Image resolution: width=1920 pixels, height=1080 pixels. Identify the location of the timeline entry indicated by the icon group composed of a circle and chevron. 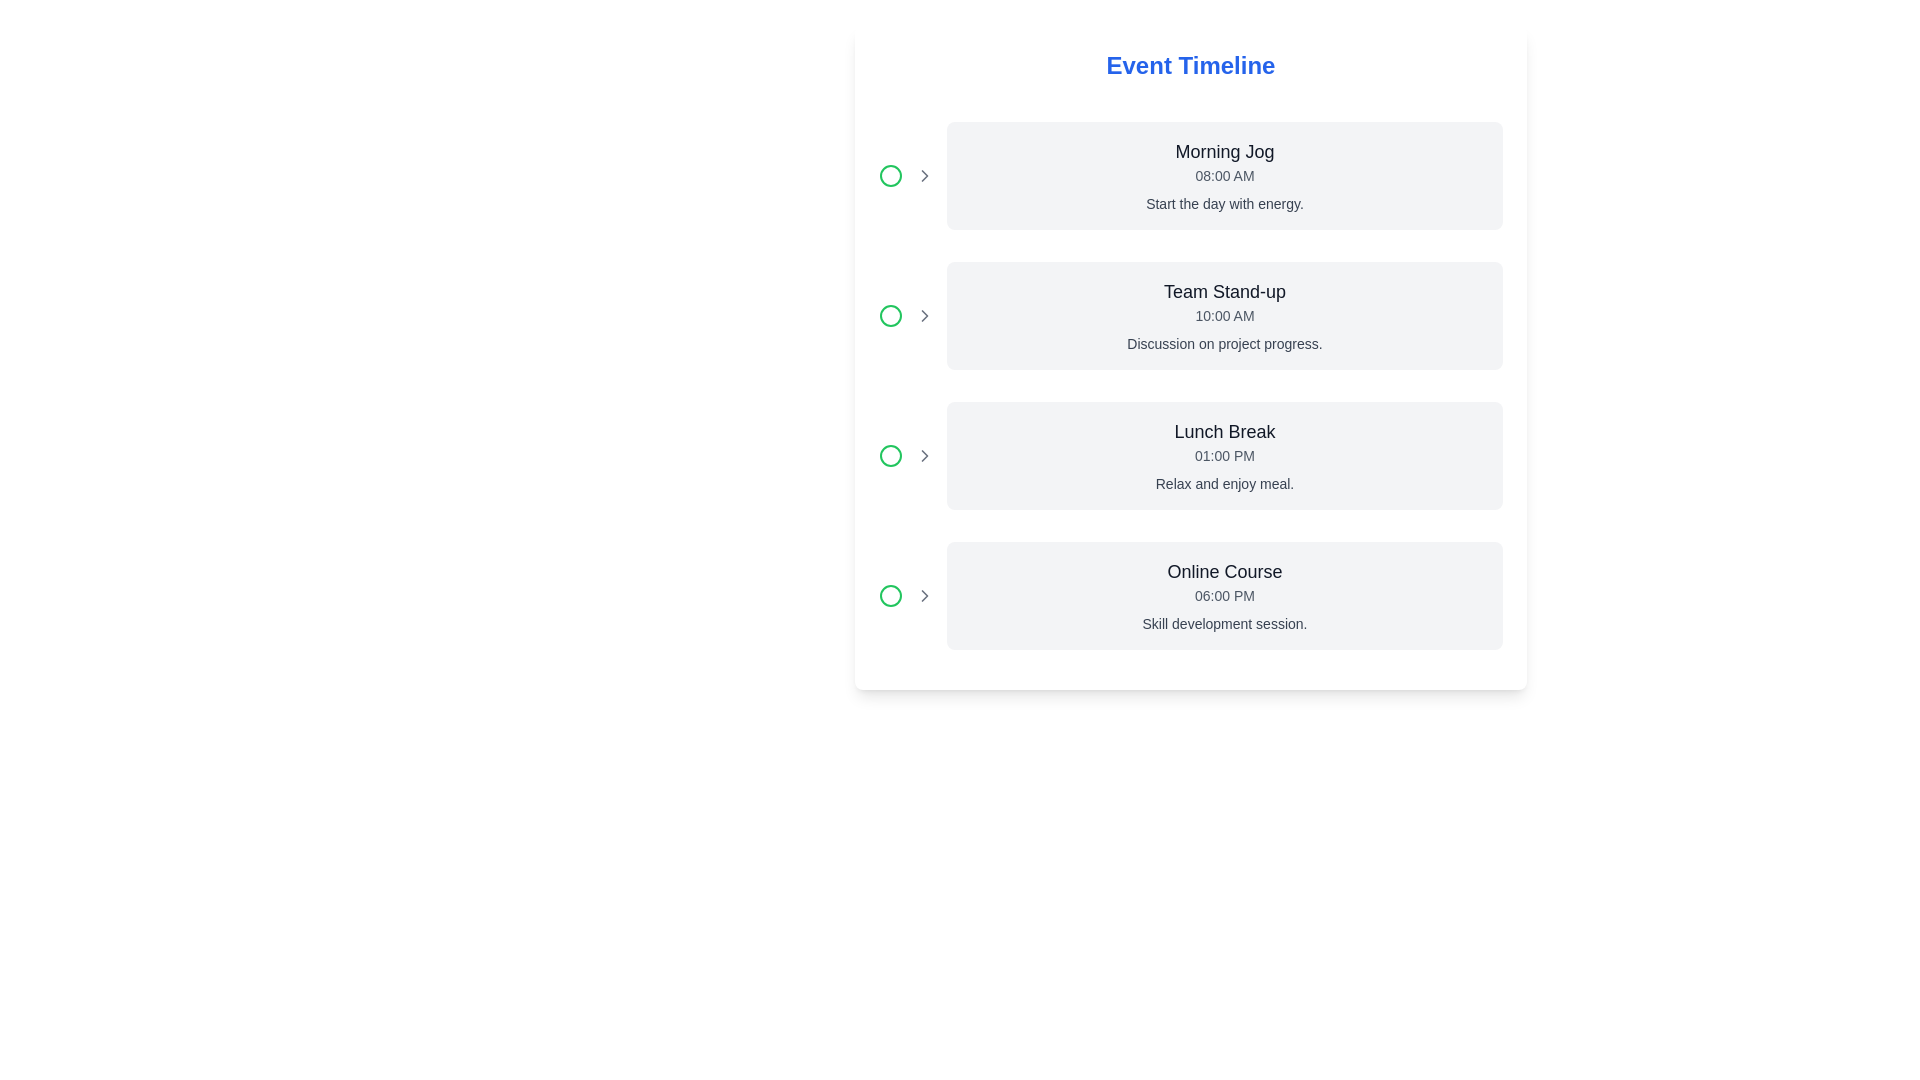
(911, 595).